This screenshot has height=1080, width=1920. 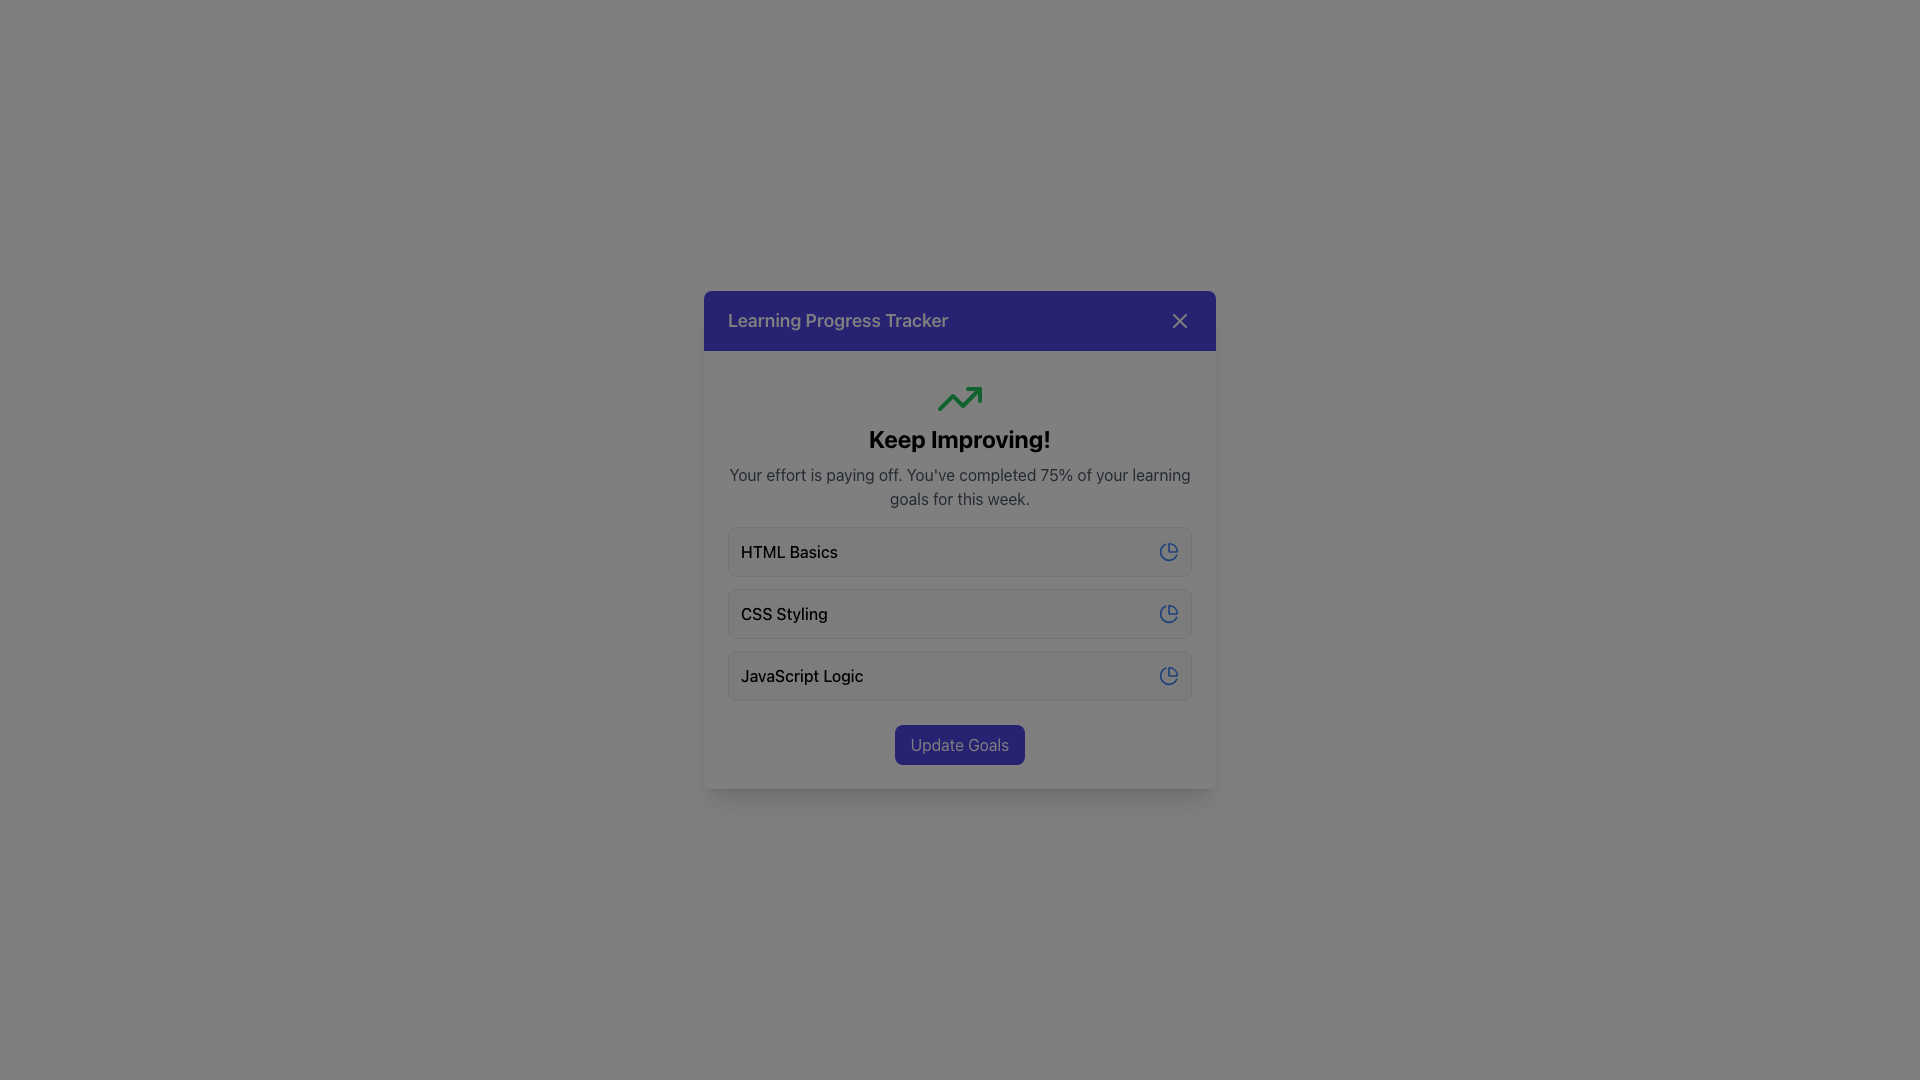 I want to click on the second list item in the dialog box that indicates 'CSS Styling', located between 'HTML Basics' and 'JavaScript Logic', so click(x=960, y=612).